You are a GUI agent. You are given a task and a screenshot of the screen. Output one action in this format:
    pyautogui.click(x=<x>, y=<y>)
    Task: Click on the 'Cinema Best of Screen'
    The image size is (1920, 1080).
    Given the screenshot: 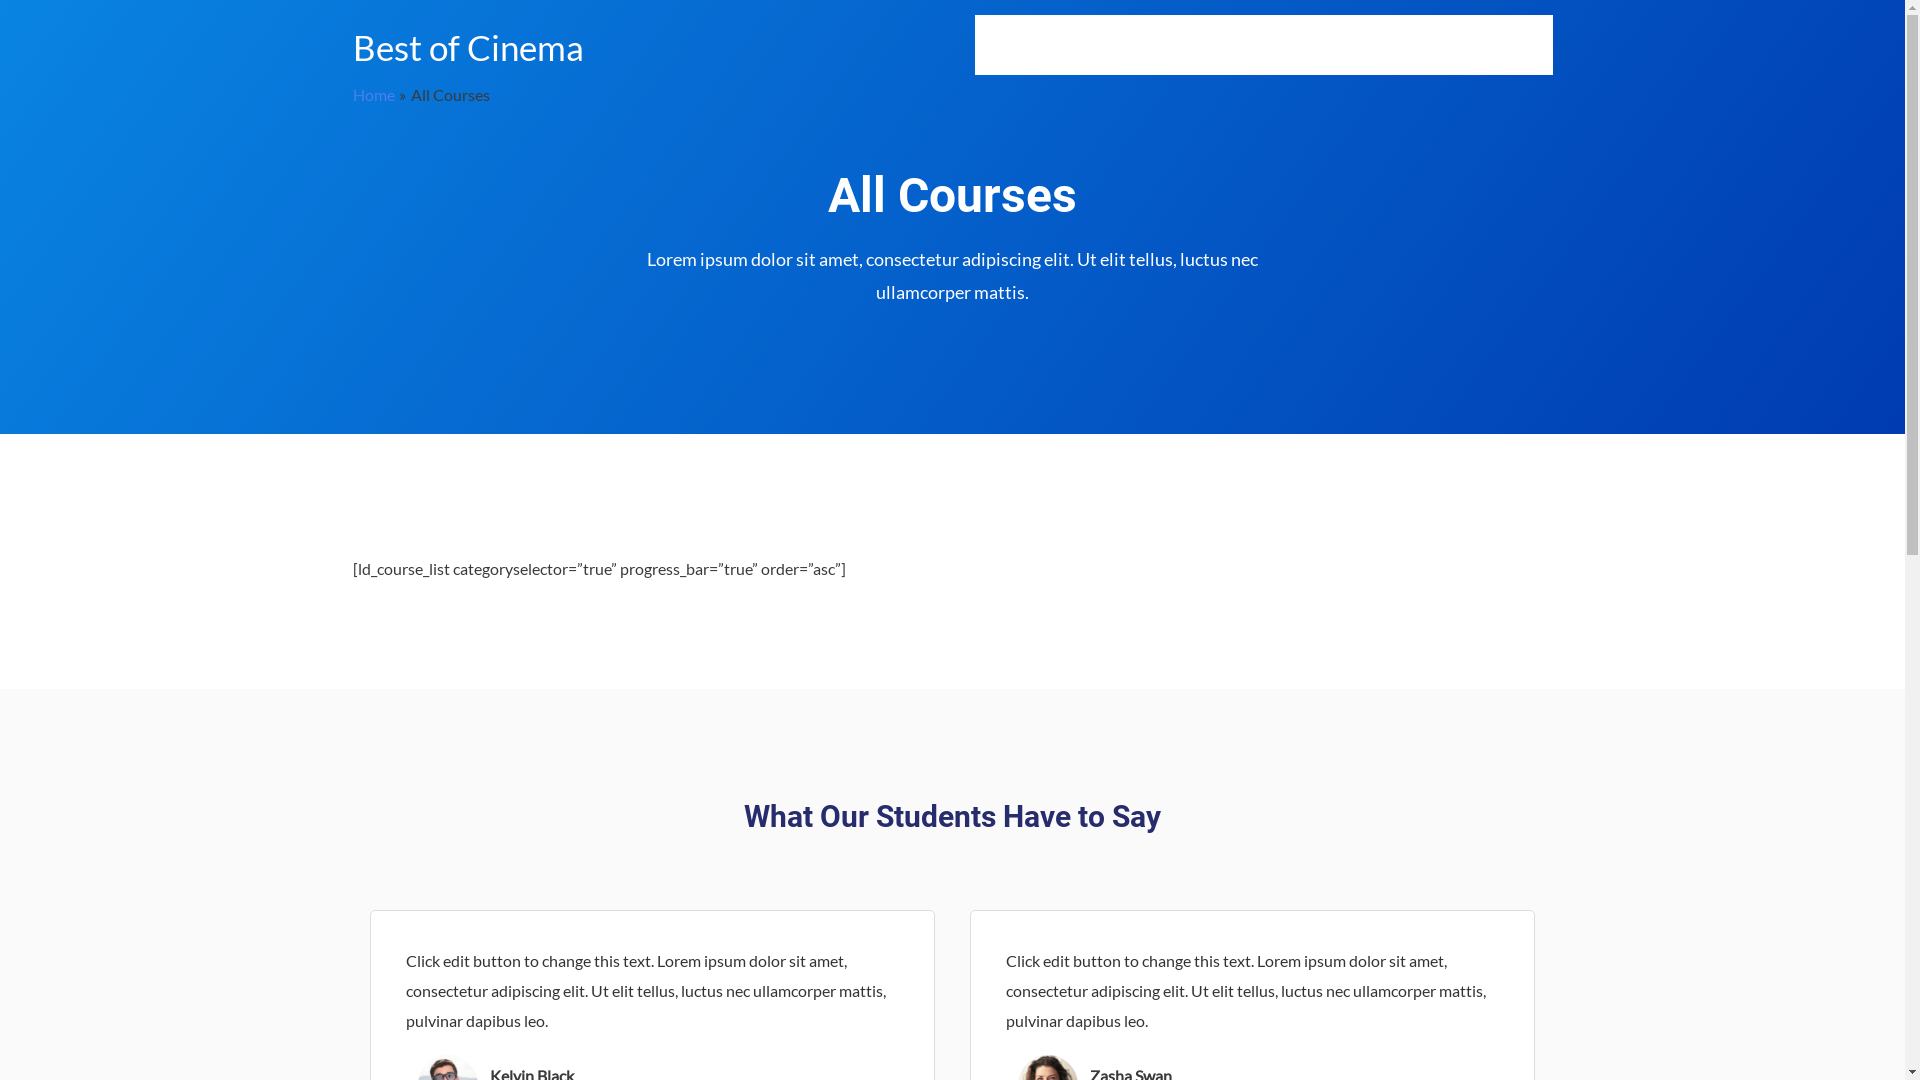 What is the action you would take?
    pyautogui.click(x=1289, y=45)
    